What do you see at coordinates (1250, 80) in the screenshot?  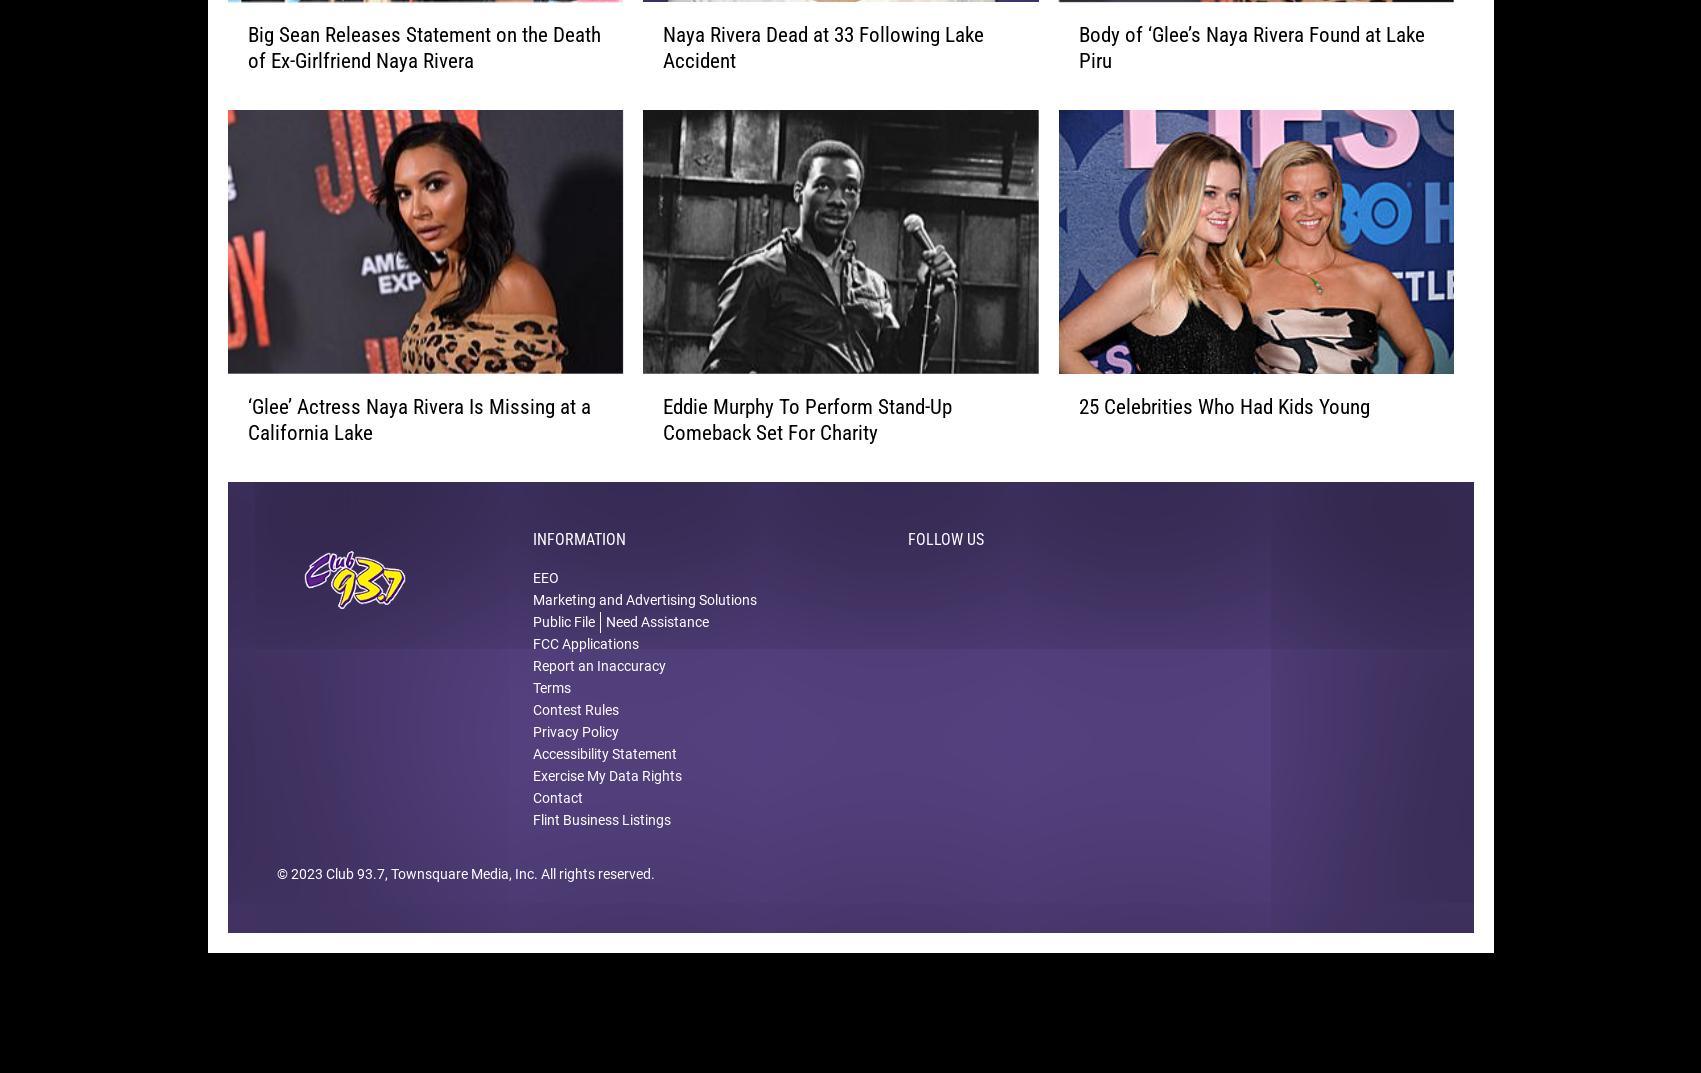 I see `'Body of ‘Glee’s Naya Rivera Found at Lake Piru'` at bounding box center [1250, 80].